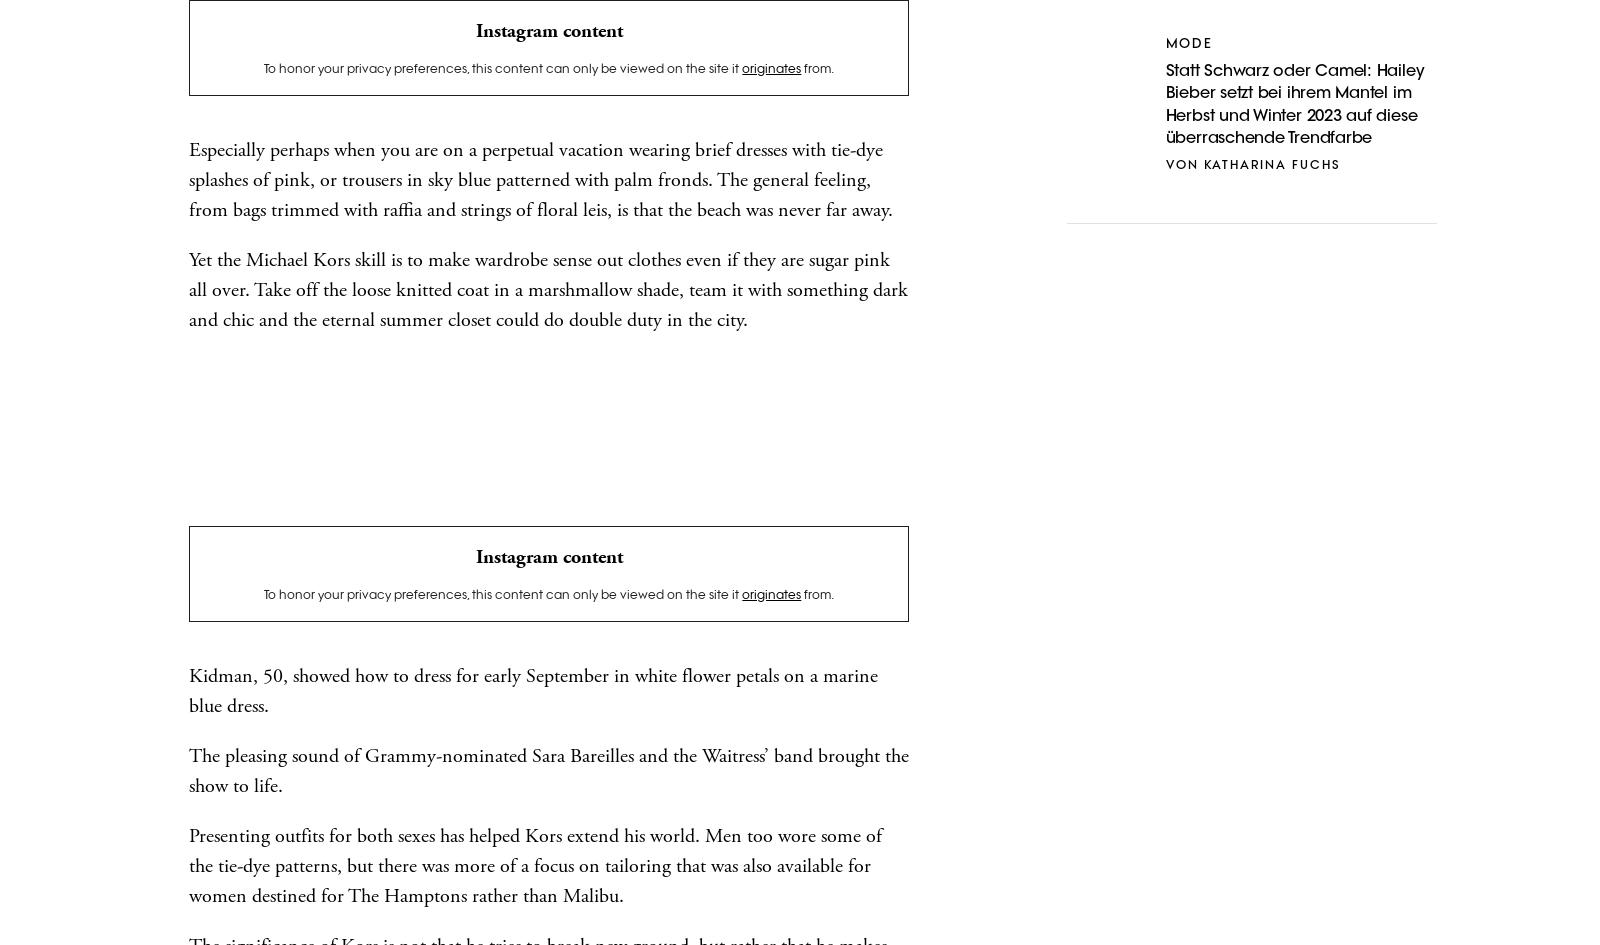 The height and width of the screenshot is (945, 1600). I want to click on 'Yet the Michael Kors skill is to make wardrobe sense out clothes even if they are sugar pink all over. Take off the loose knitted coat in a marshmallow shade, team it with something dark and chic and the eternal summer closet could do double duty in the city.', so click(547, 290).